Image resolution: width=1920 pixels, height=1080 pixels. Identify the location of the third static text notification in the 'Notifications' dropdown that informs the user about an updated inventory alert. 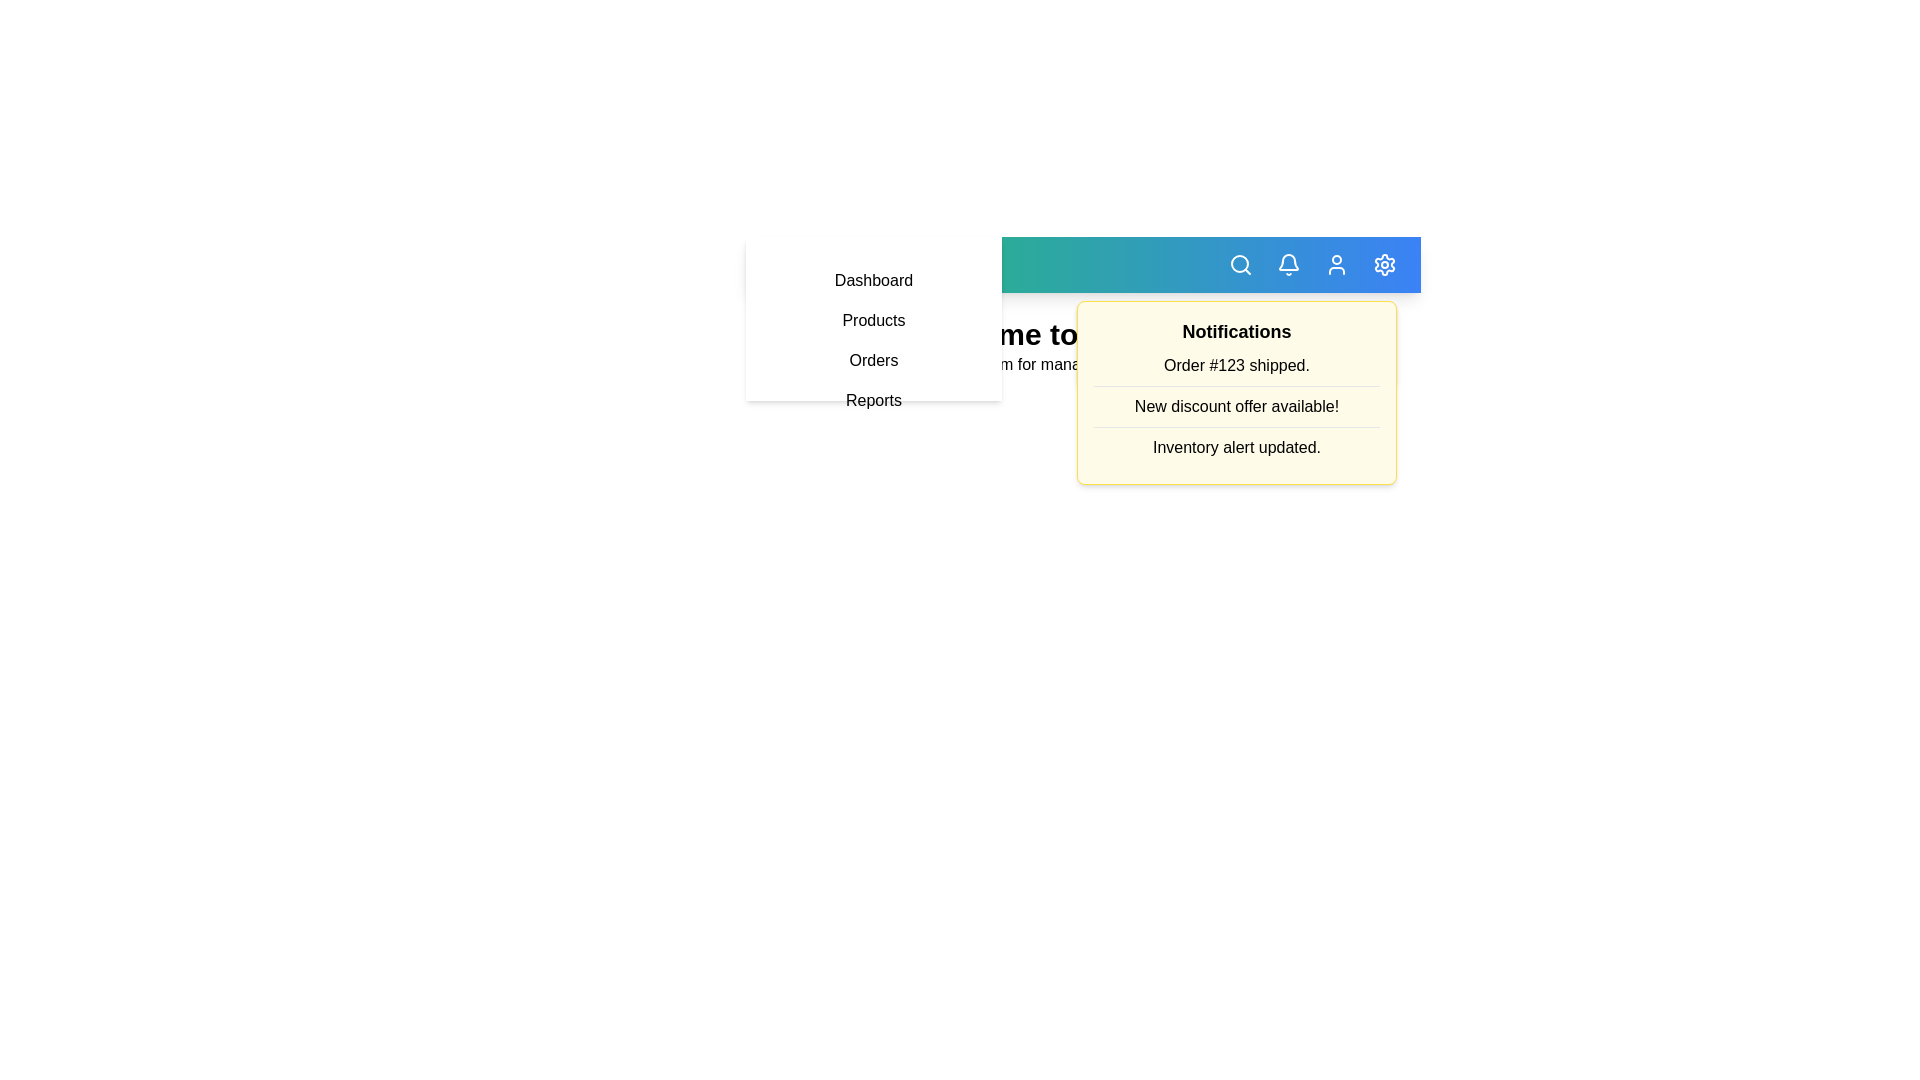
(1236, 446).